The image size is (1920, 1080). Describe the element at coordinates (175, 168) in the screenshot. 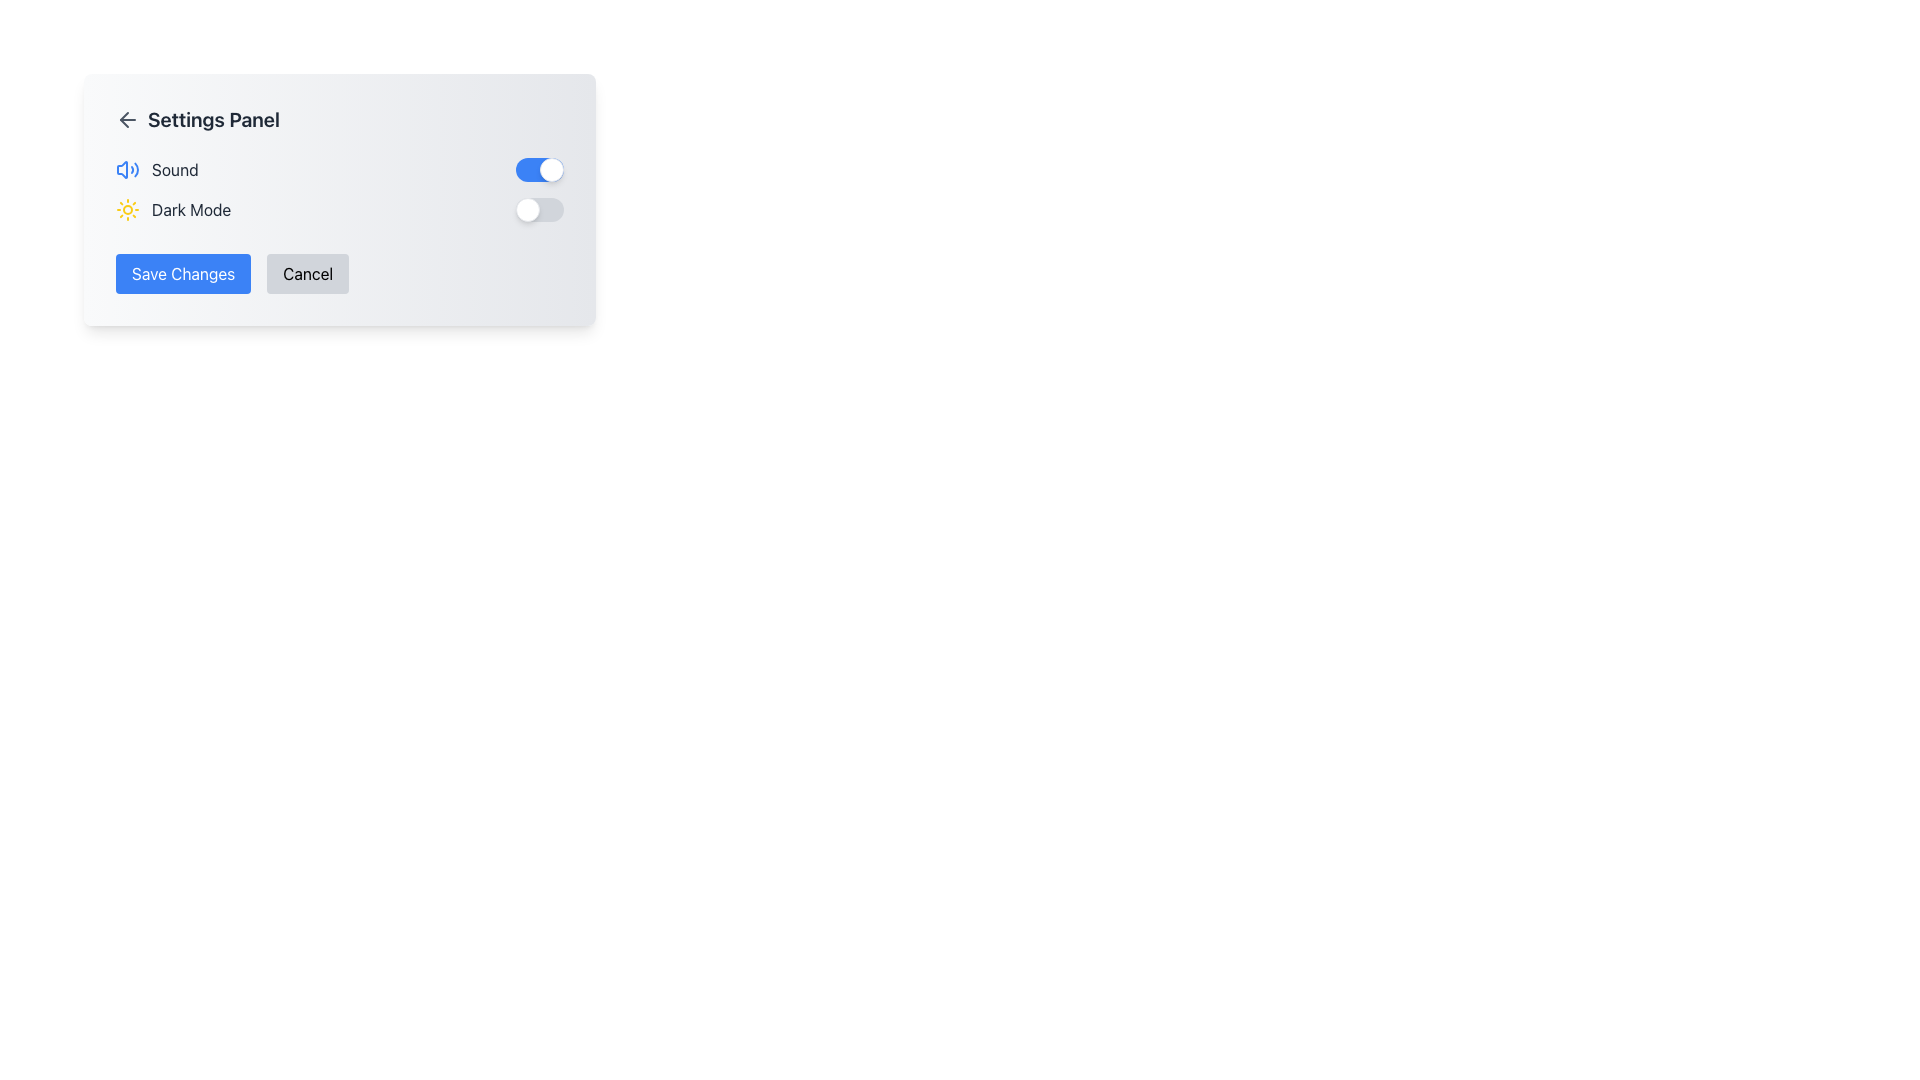

I see `the 'Sound' text label styled with a gray font color in the settings user interface, which is located next to an audio icon and is the first option in the list of settings options` at that location.